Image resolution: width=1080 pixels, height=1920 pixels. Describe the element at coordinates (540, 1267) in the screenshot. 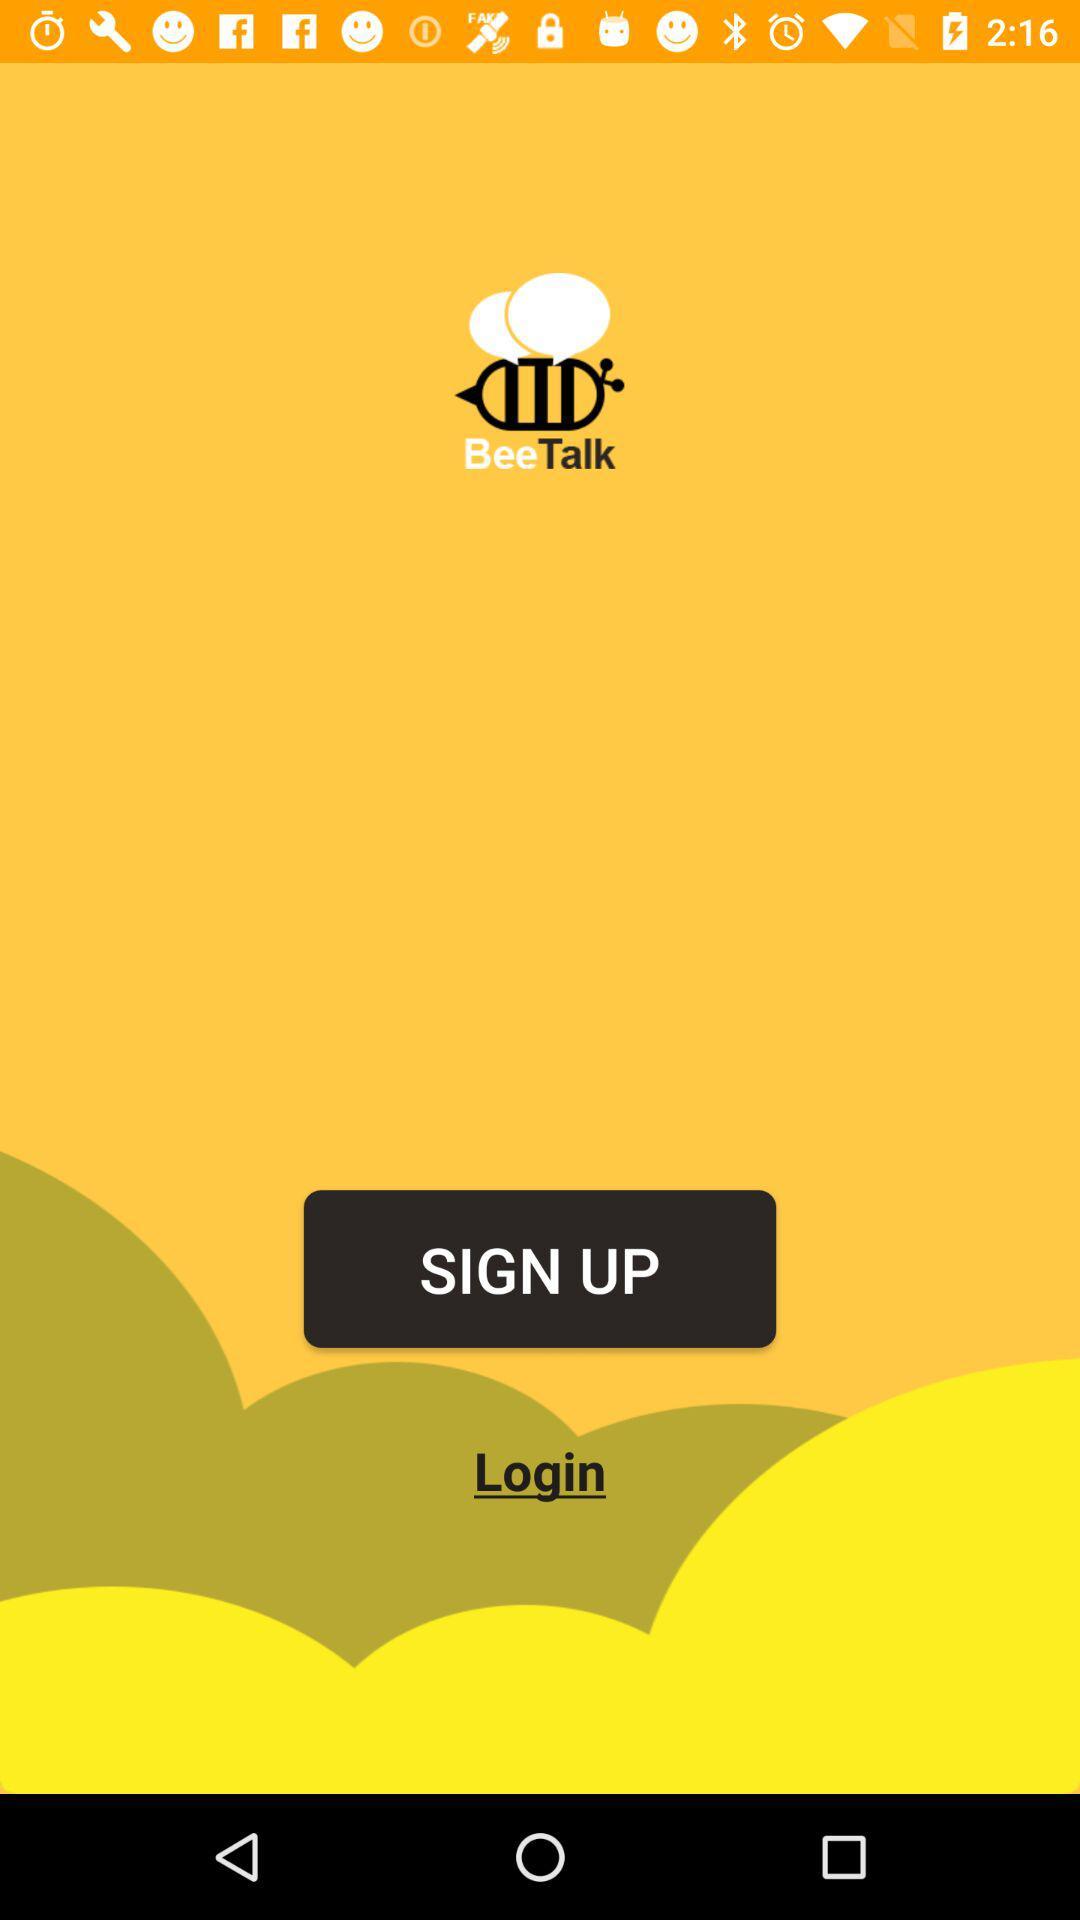

I see `item at the center` at that location.